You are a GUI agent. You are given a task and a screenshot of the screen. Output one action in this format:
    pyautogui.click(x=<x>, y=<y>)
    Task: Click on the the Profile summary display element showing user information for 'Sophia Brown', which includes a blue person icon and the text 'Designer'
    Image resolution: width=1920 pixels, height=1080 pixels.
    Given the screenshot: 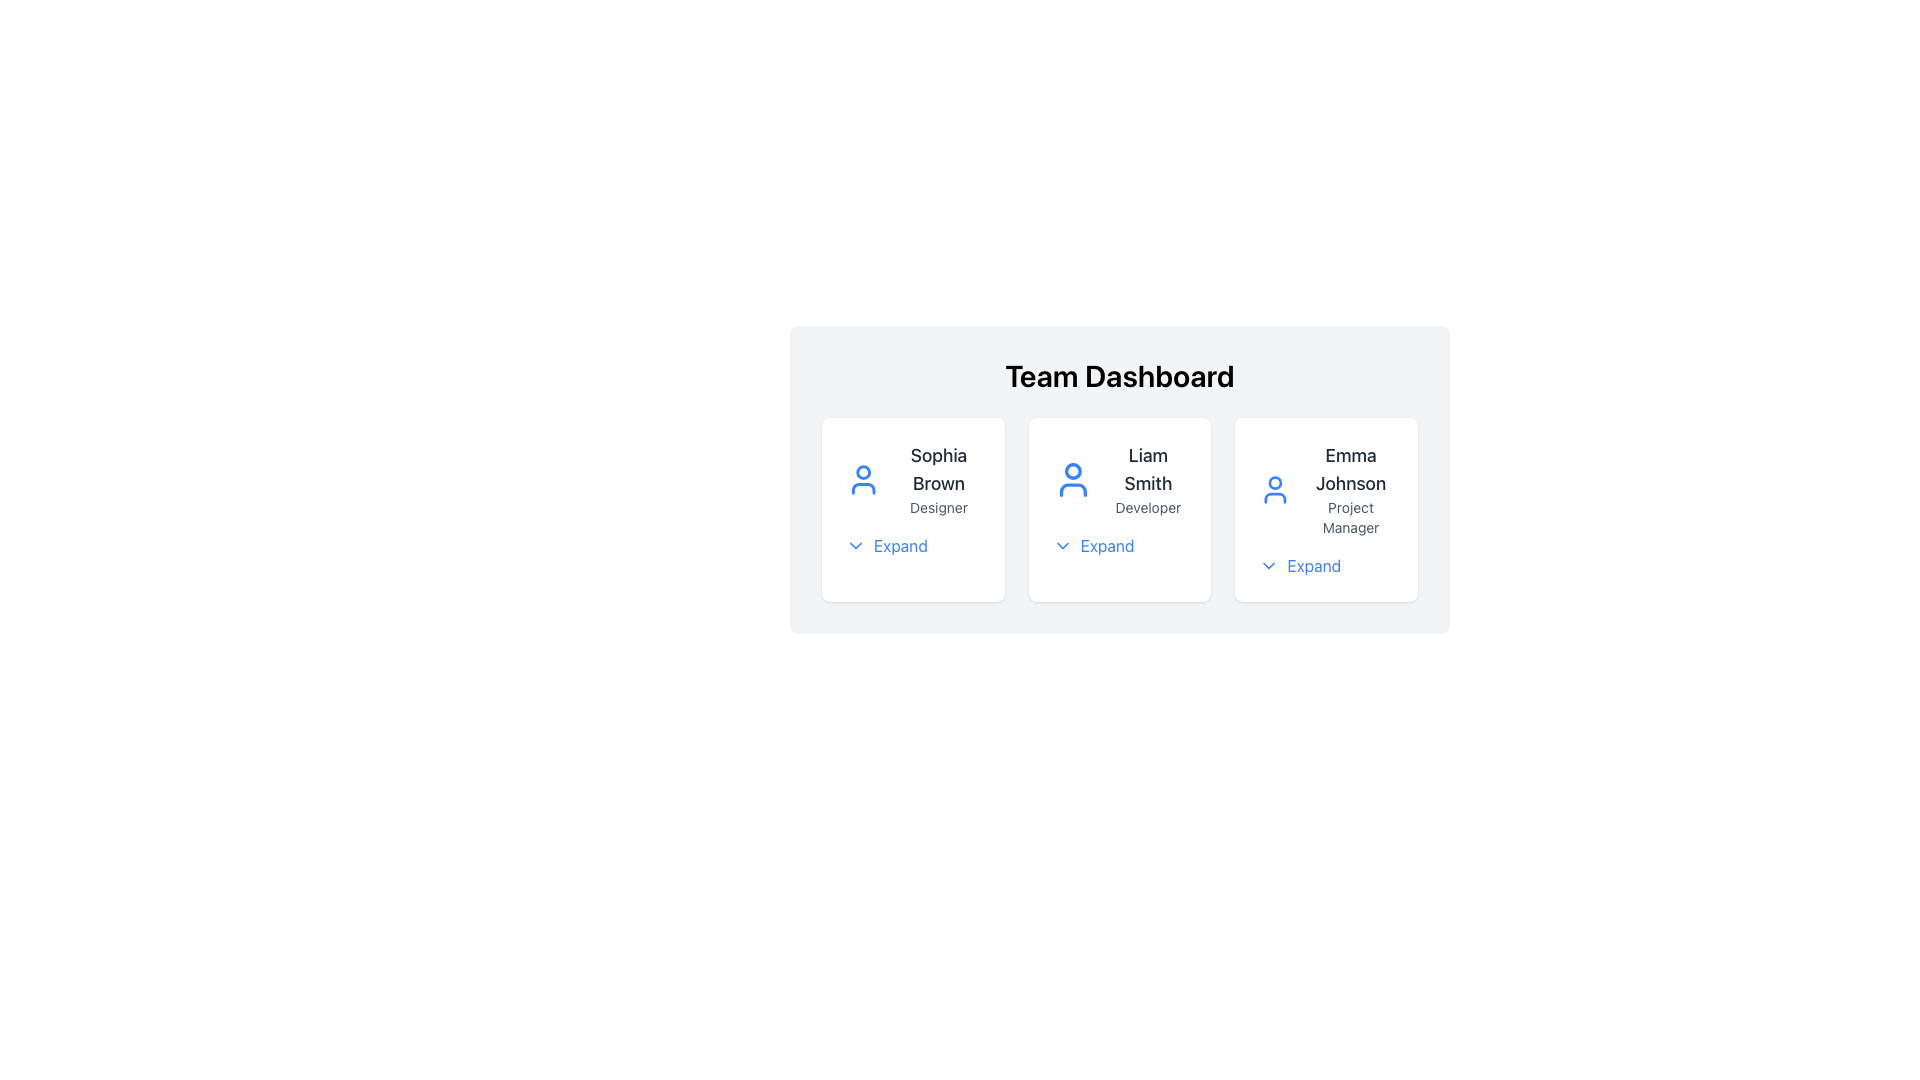 What is the action you would take?
    pyautogui.click(x=912, y=479)
    